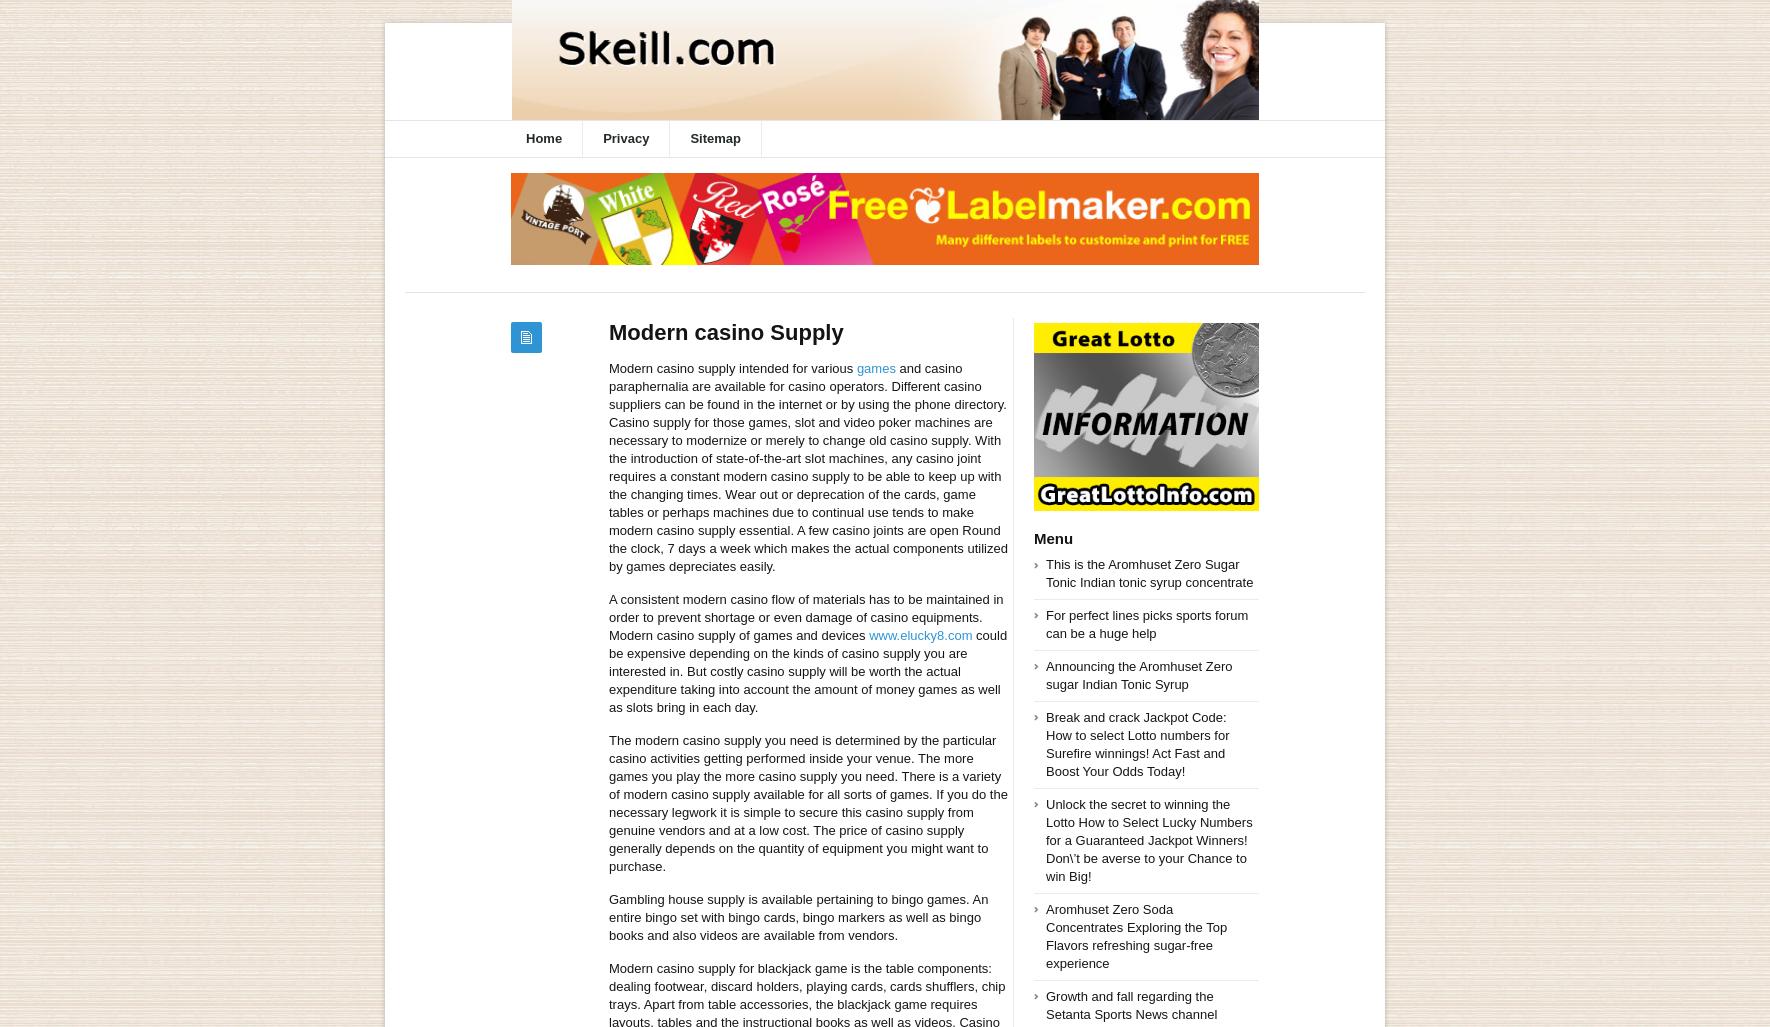 Image resolution: width=1770 pixels, height=1027 pixels. I want to click on 'Modern casino Supply', so click(608, 331).